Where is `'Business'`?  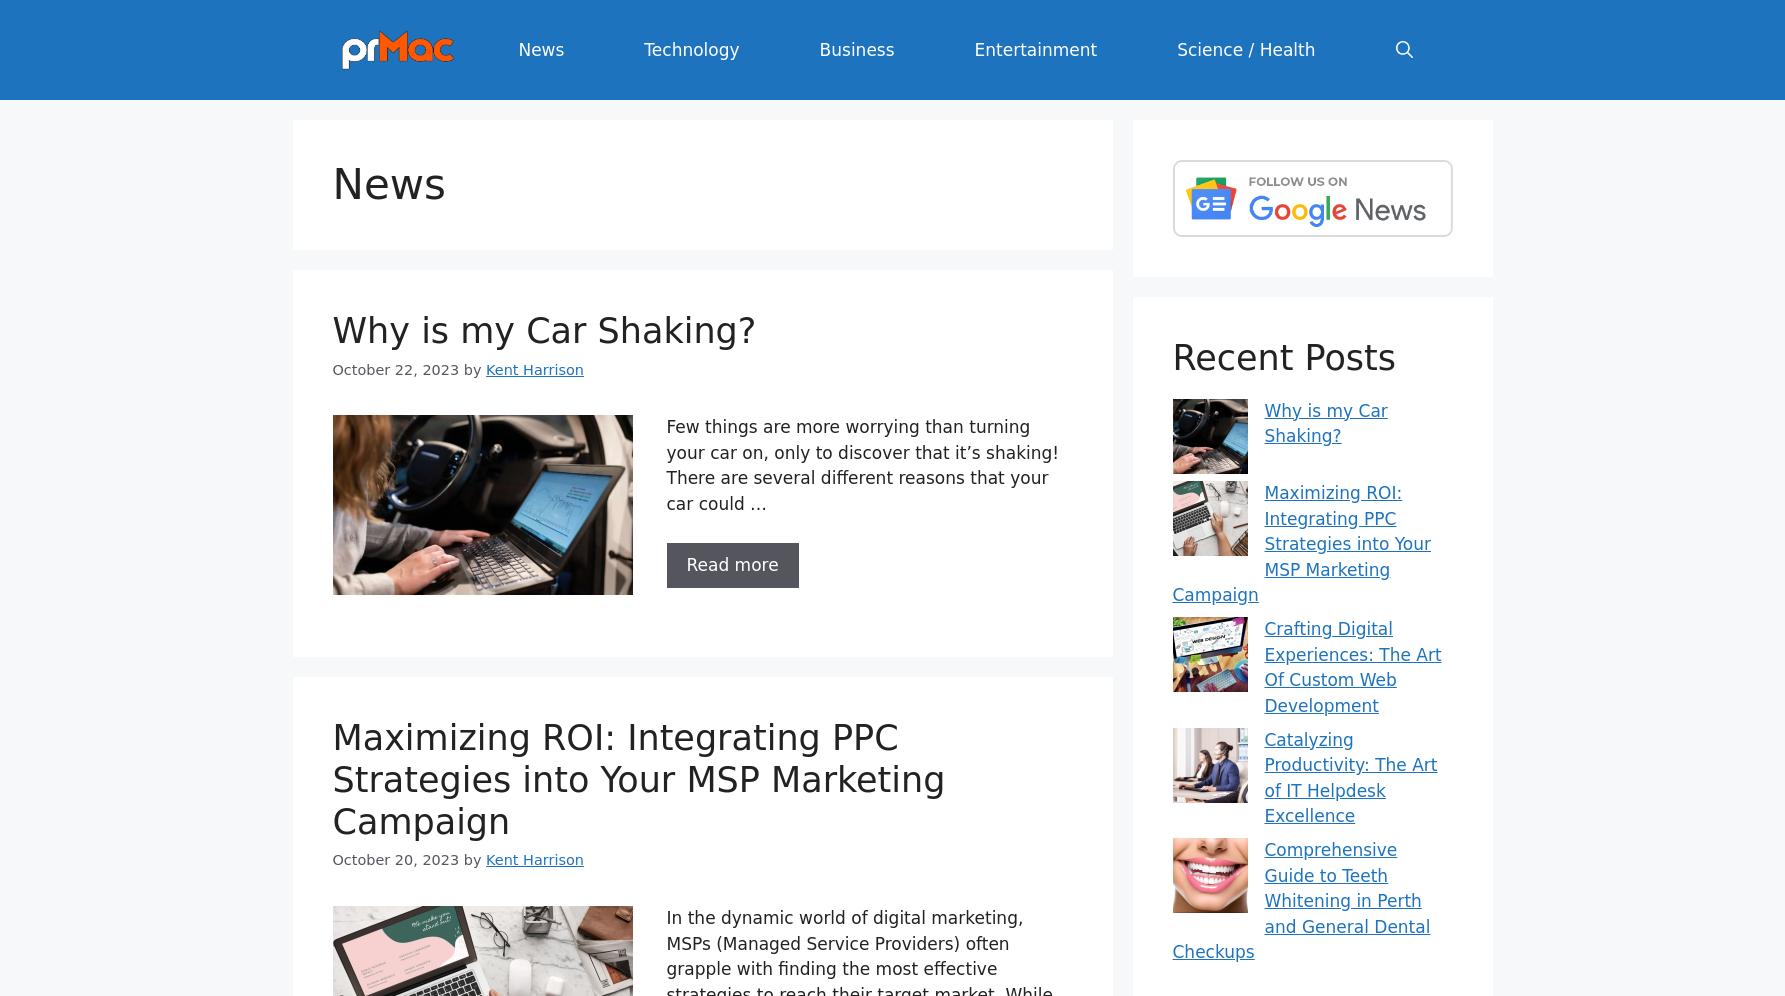
'Business' is located at coordinates (818, 48).